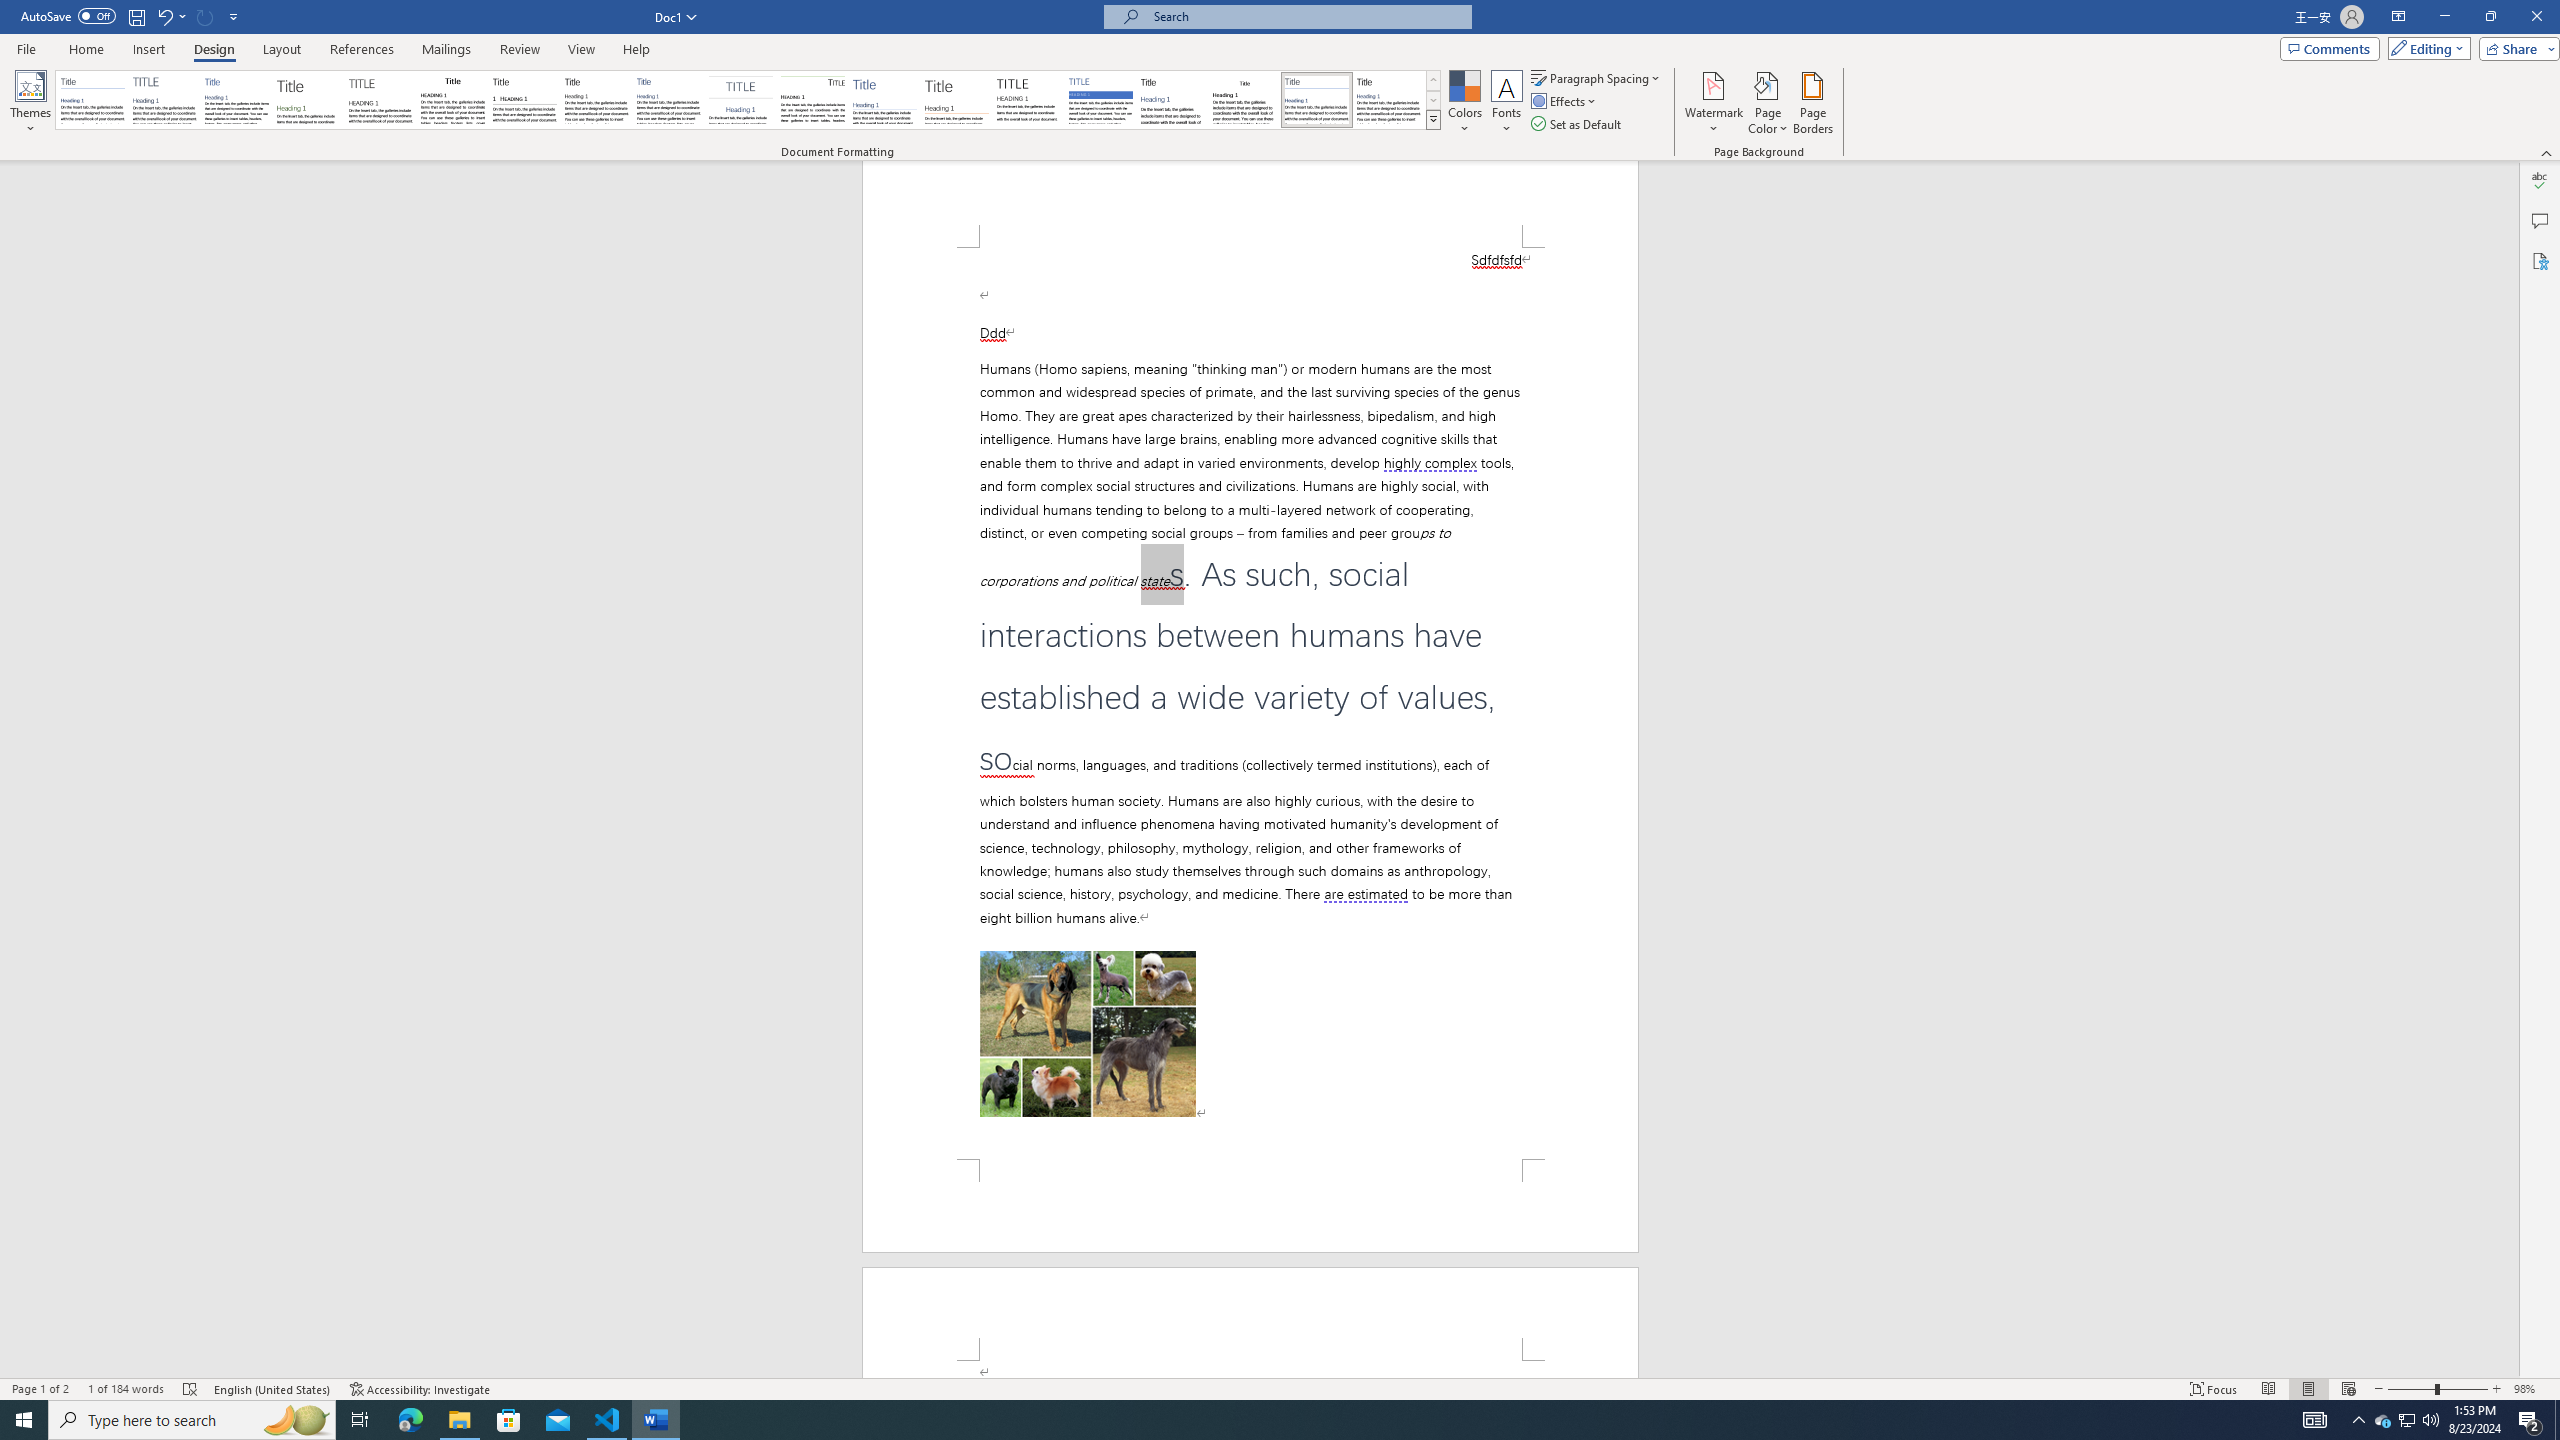 This screenshot has width=2560, height=1440. What do you see at coordinates (1250, 1368) in the screenshot?
I see `'Page 2 content'` at bounding box center [1250, 1368].